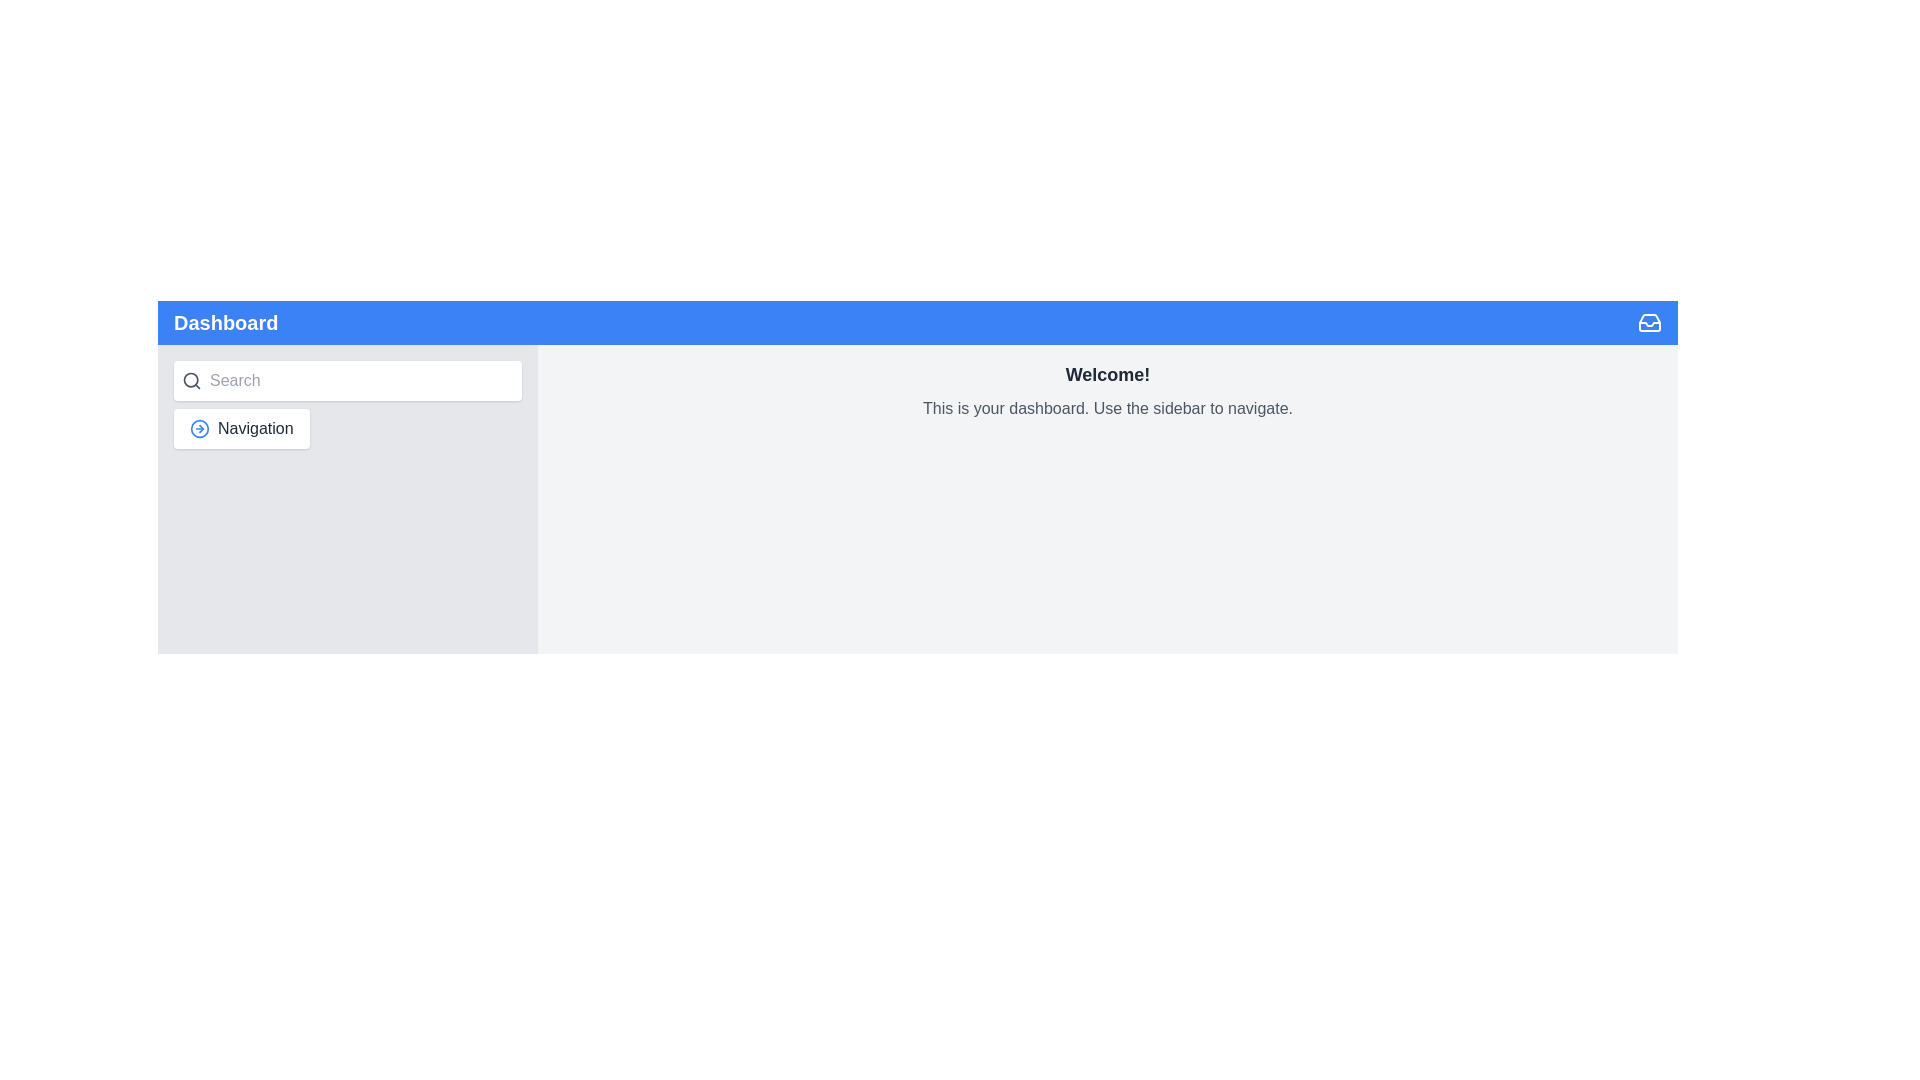  What do you see at coordinates (1107, 374) in the screenshot?
I see `the static text label reading 'Welcome!' which is styled in bold, large, dark gray font and positioned prominently below the blue header bar` at bounding box center [1107, 374].